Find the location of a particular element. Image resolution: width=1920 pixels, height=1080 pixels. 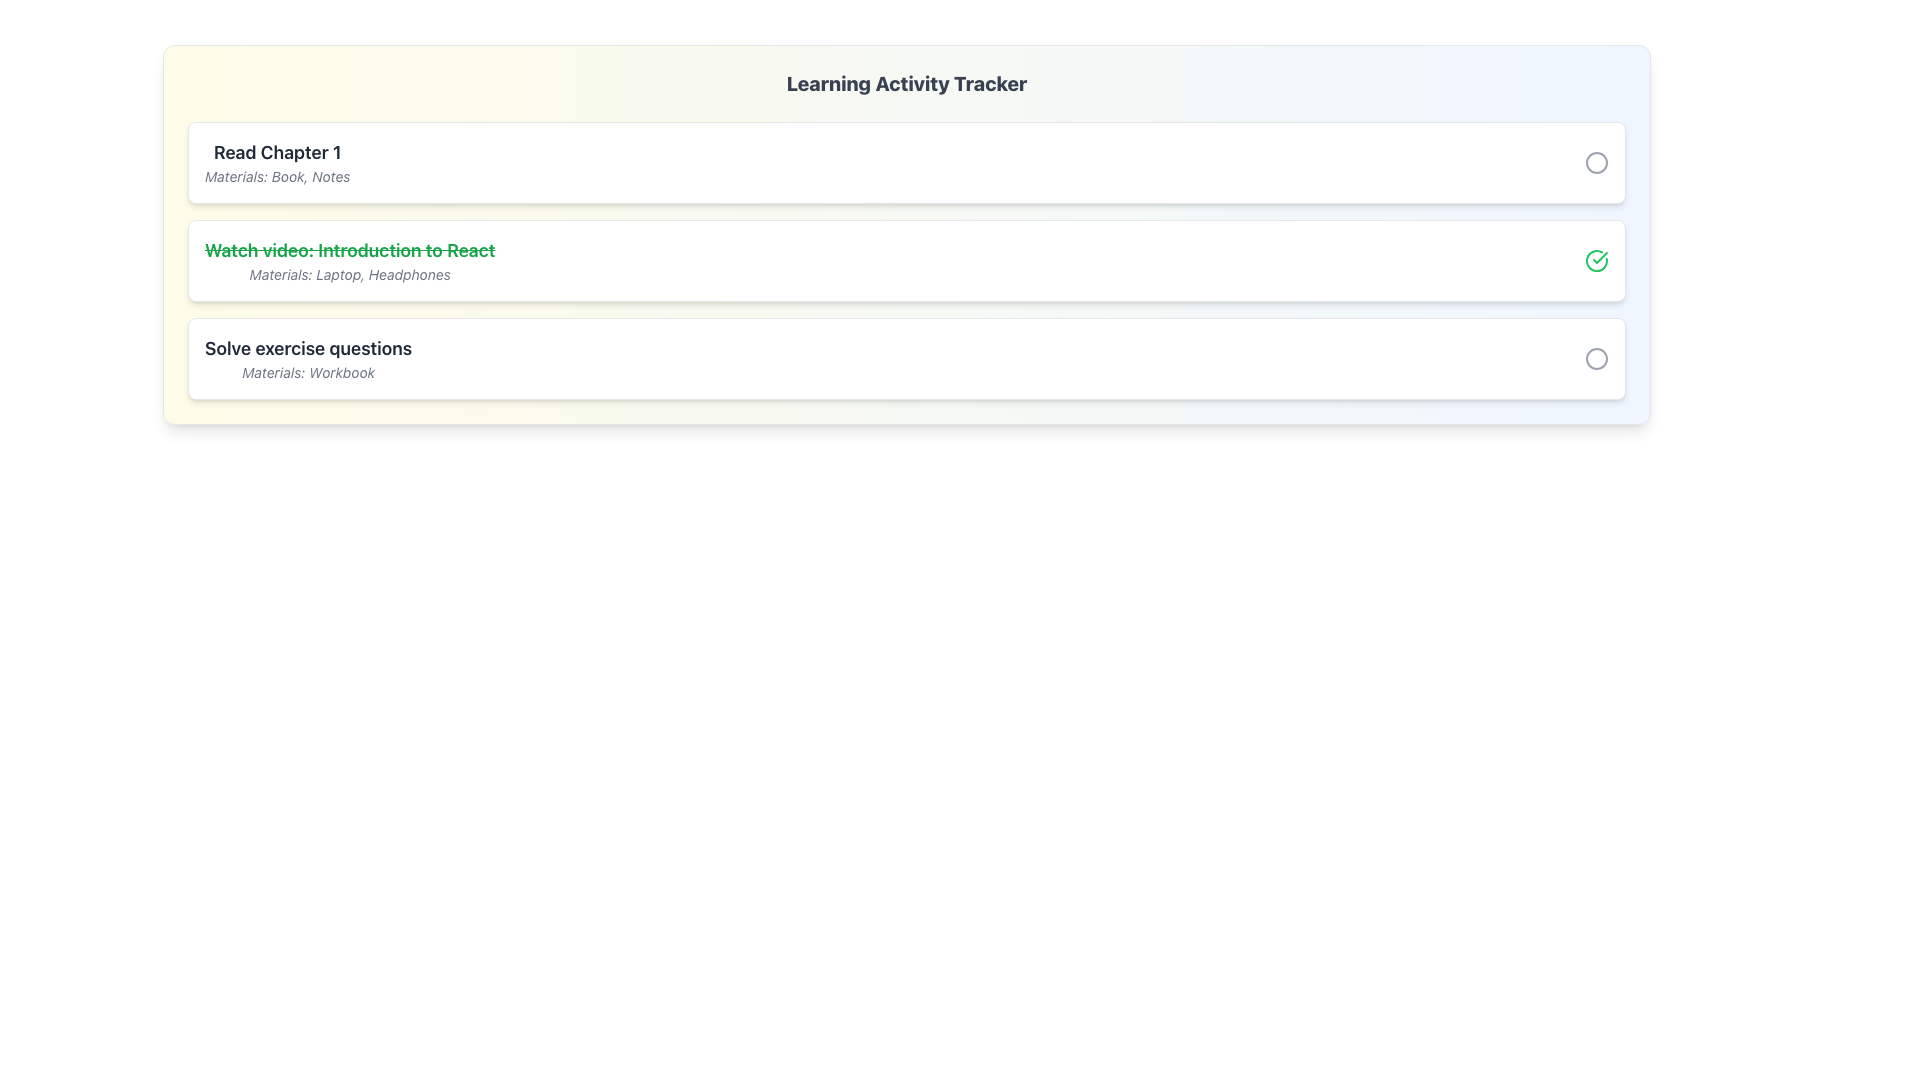

Text Display element located at the top center of the card-like panel, which serves as a title summarizing the content below is located at coordinates (906, 83).